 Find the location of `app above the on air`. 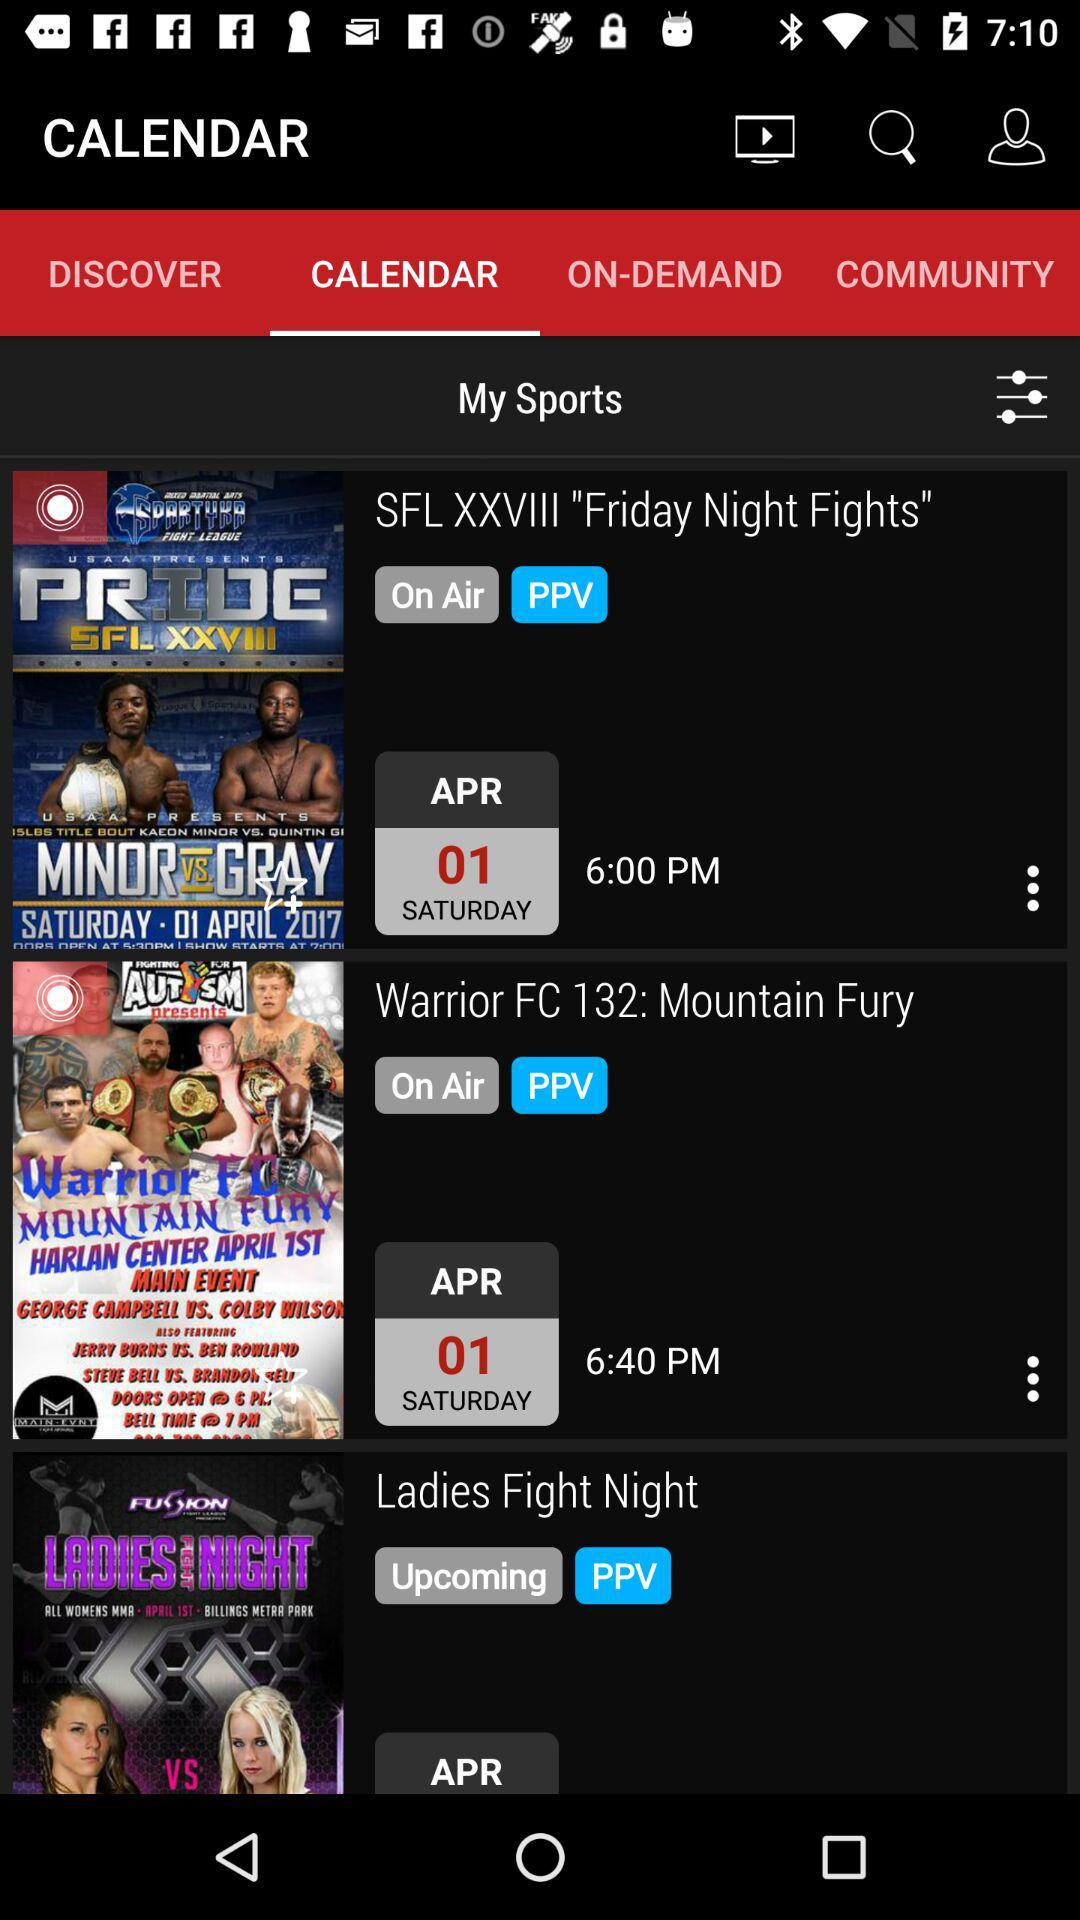

app above the on air is located at coordinates (713, 512).